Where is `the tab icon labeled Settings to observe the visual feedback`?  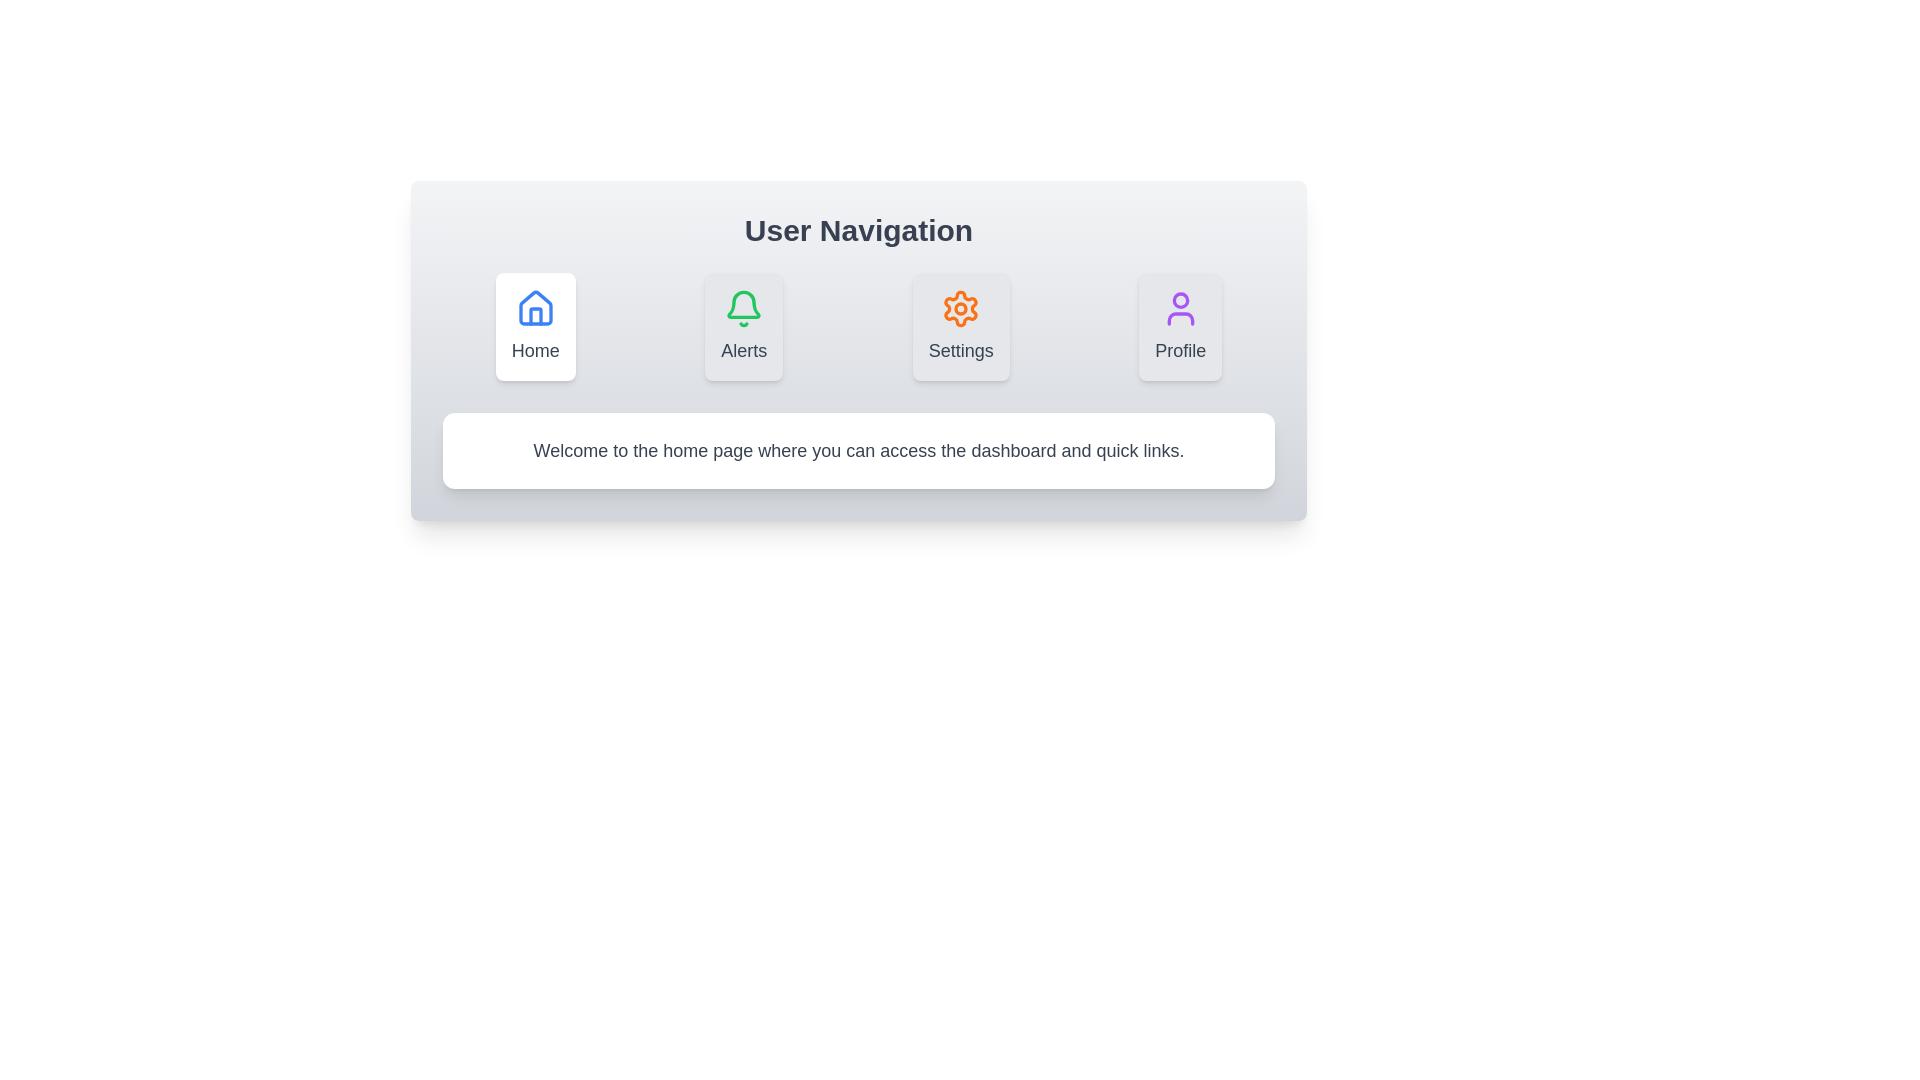
the tab icon labeled Settings to observe the visual feedback is located at coordinates (961, 326).